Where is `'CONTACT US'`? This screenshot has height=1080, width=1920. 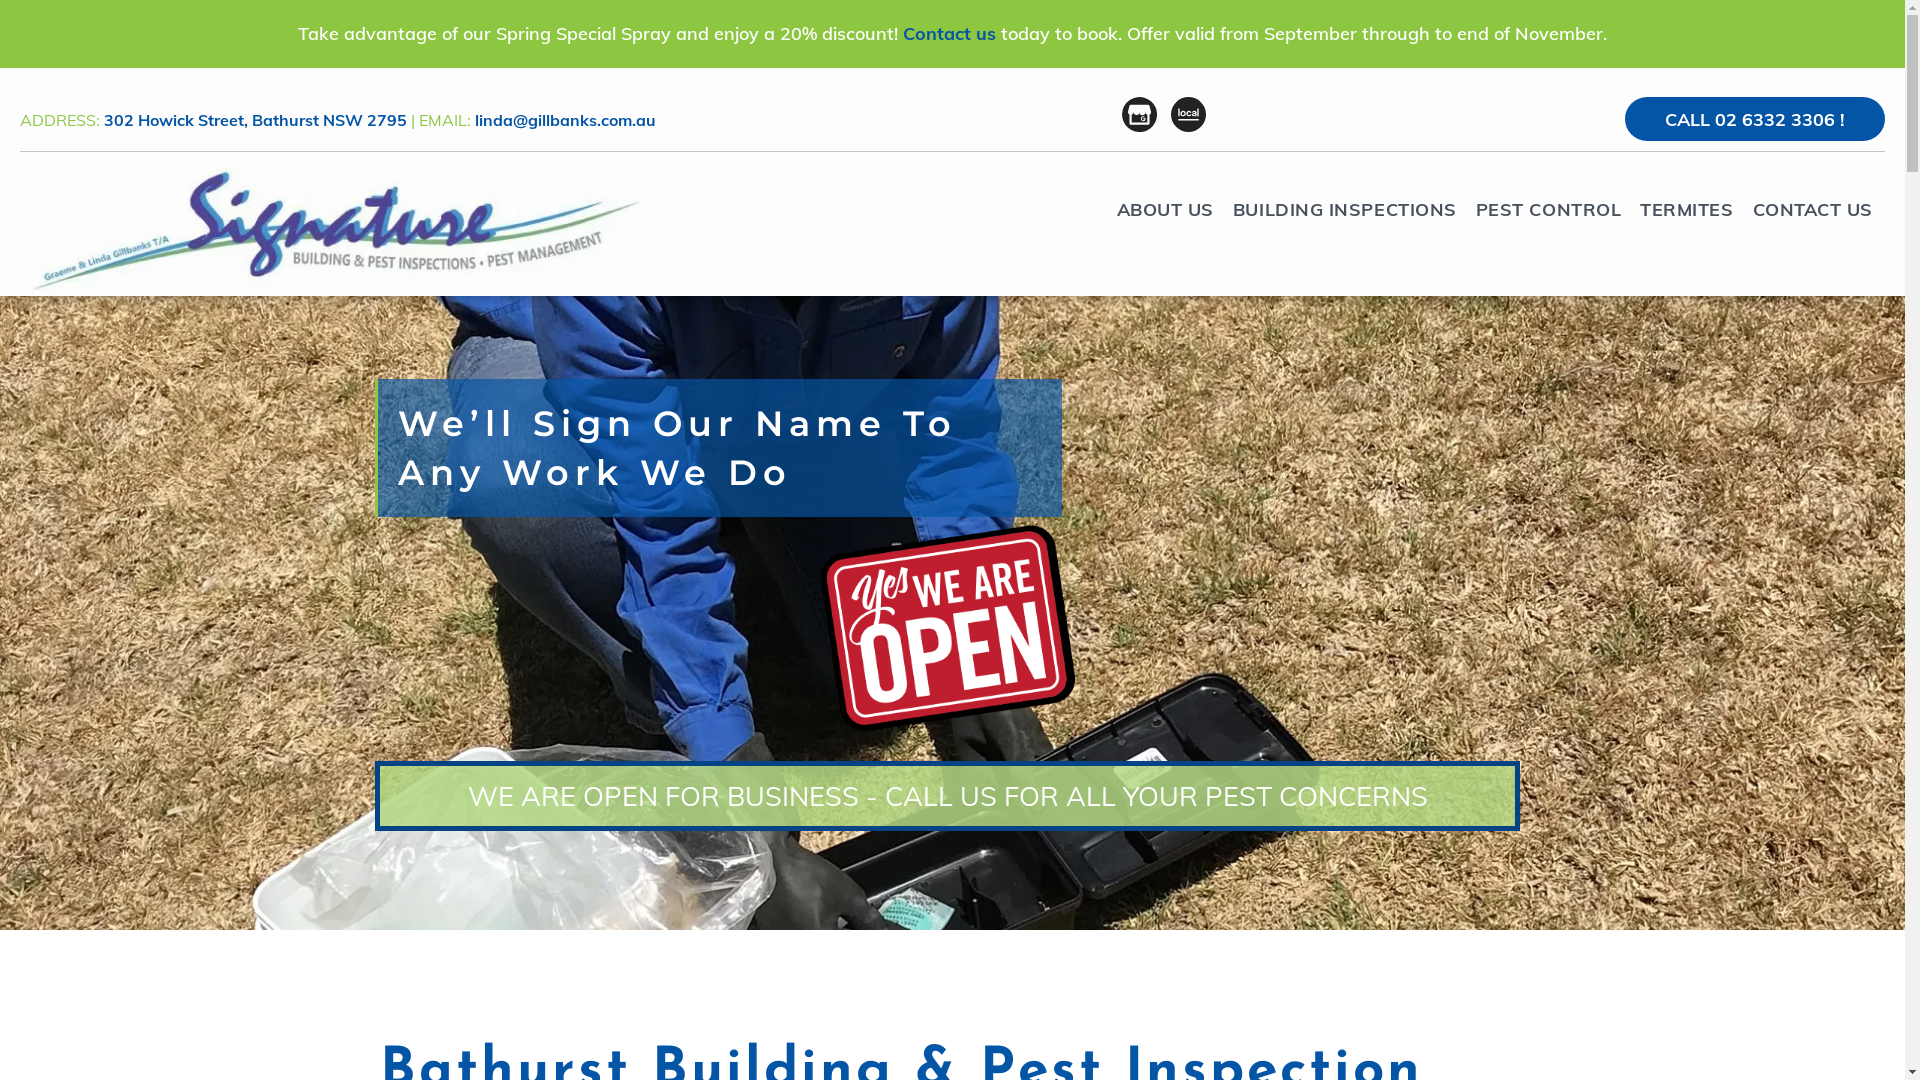 'CONTACT US' is located at coordinates (1745, 208).